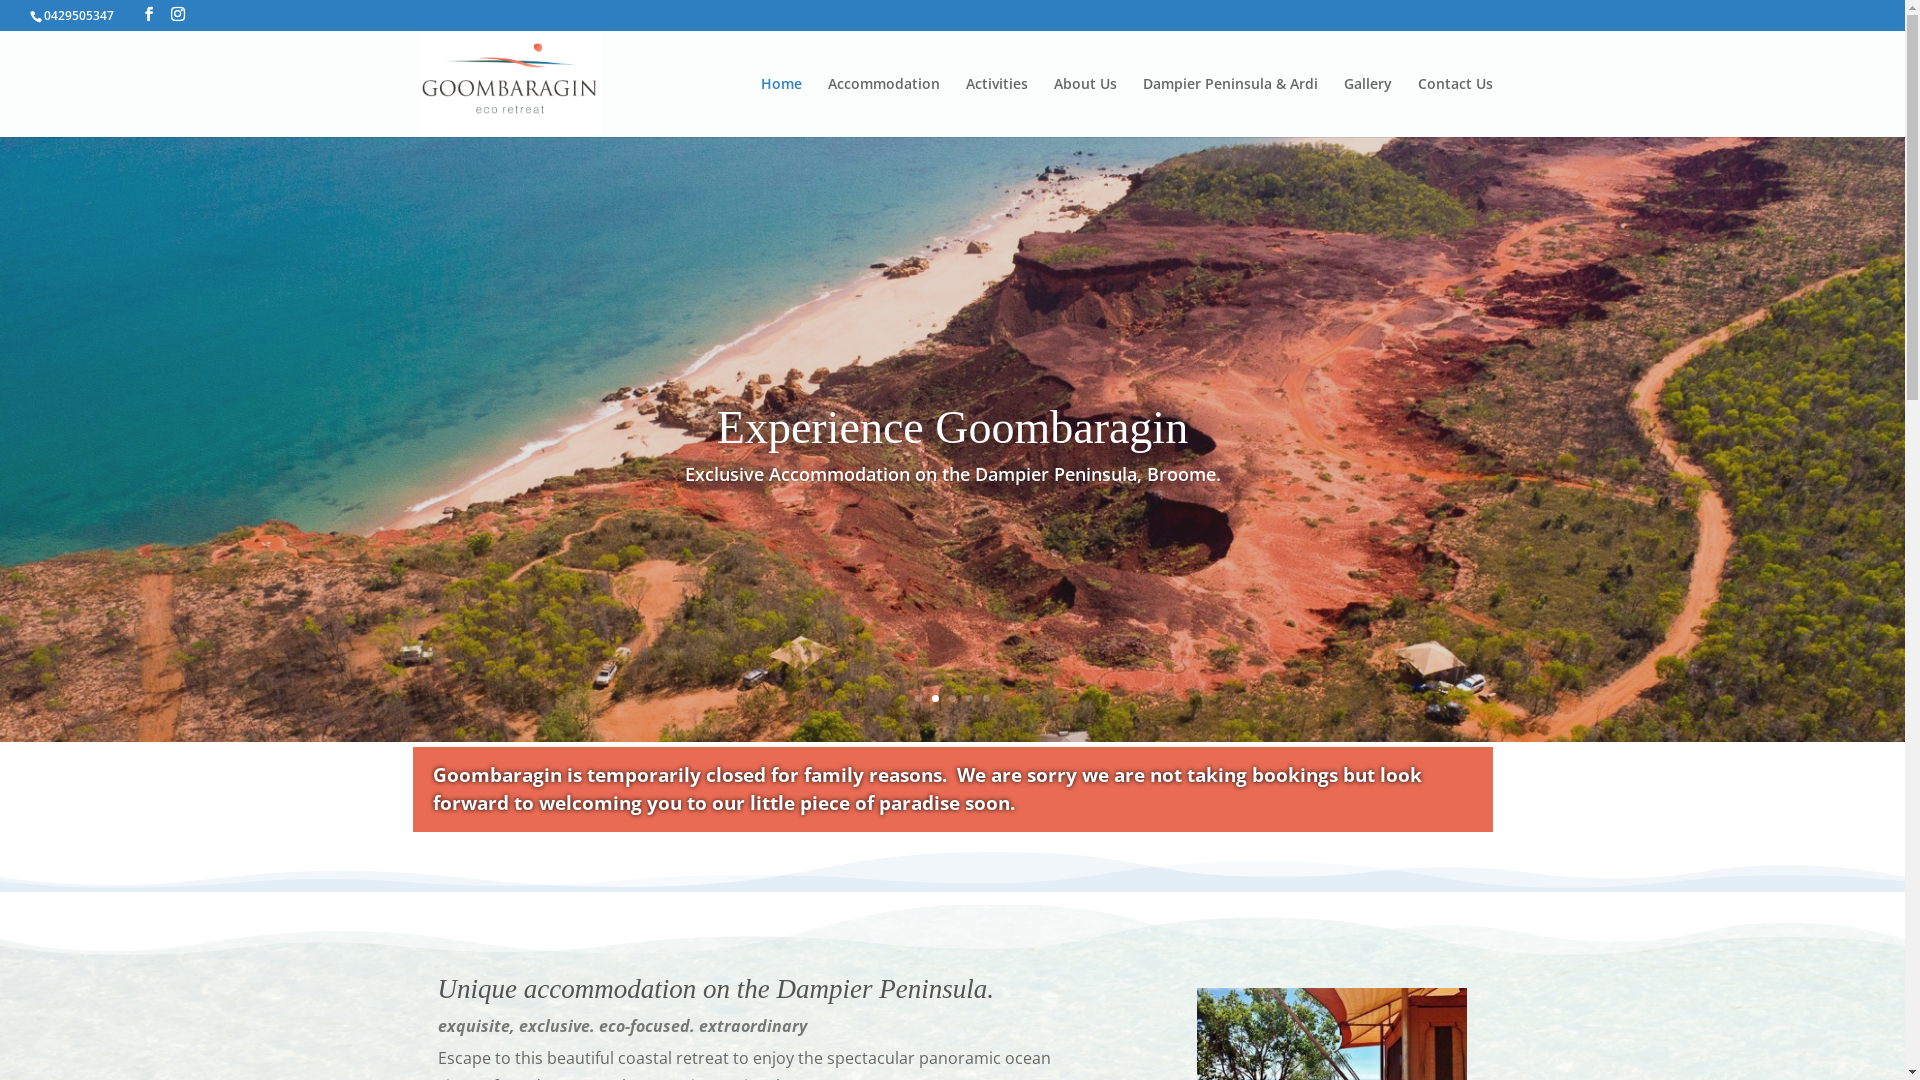 The height and width of the screenshot is (1080, 1920). Describe the element at coordinates (986, 697) in the screenshot. I see `'5'` at that location.